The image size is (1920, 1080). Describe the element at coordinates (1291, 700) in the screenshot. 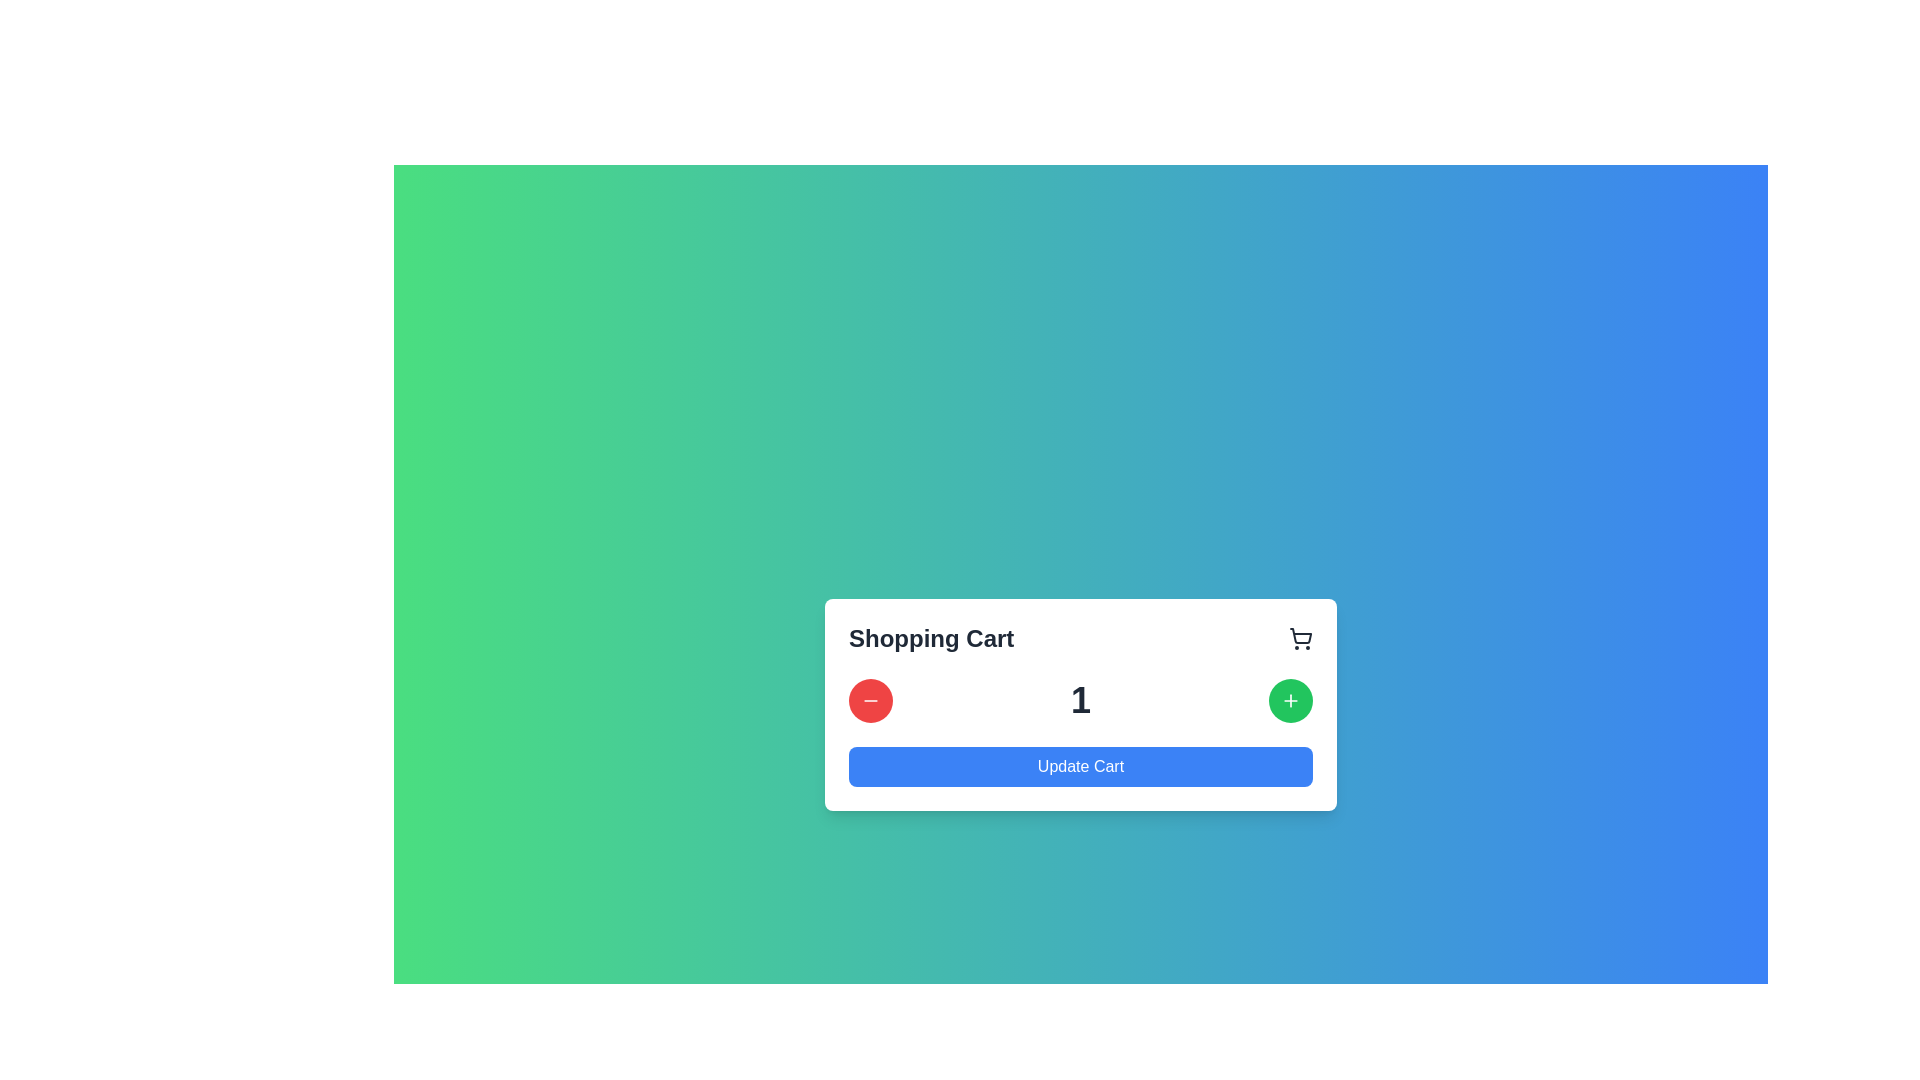

I see `the rightmost button in the shopping cart interface to increment the quantity of the item` at that location.